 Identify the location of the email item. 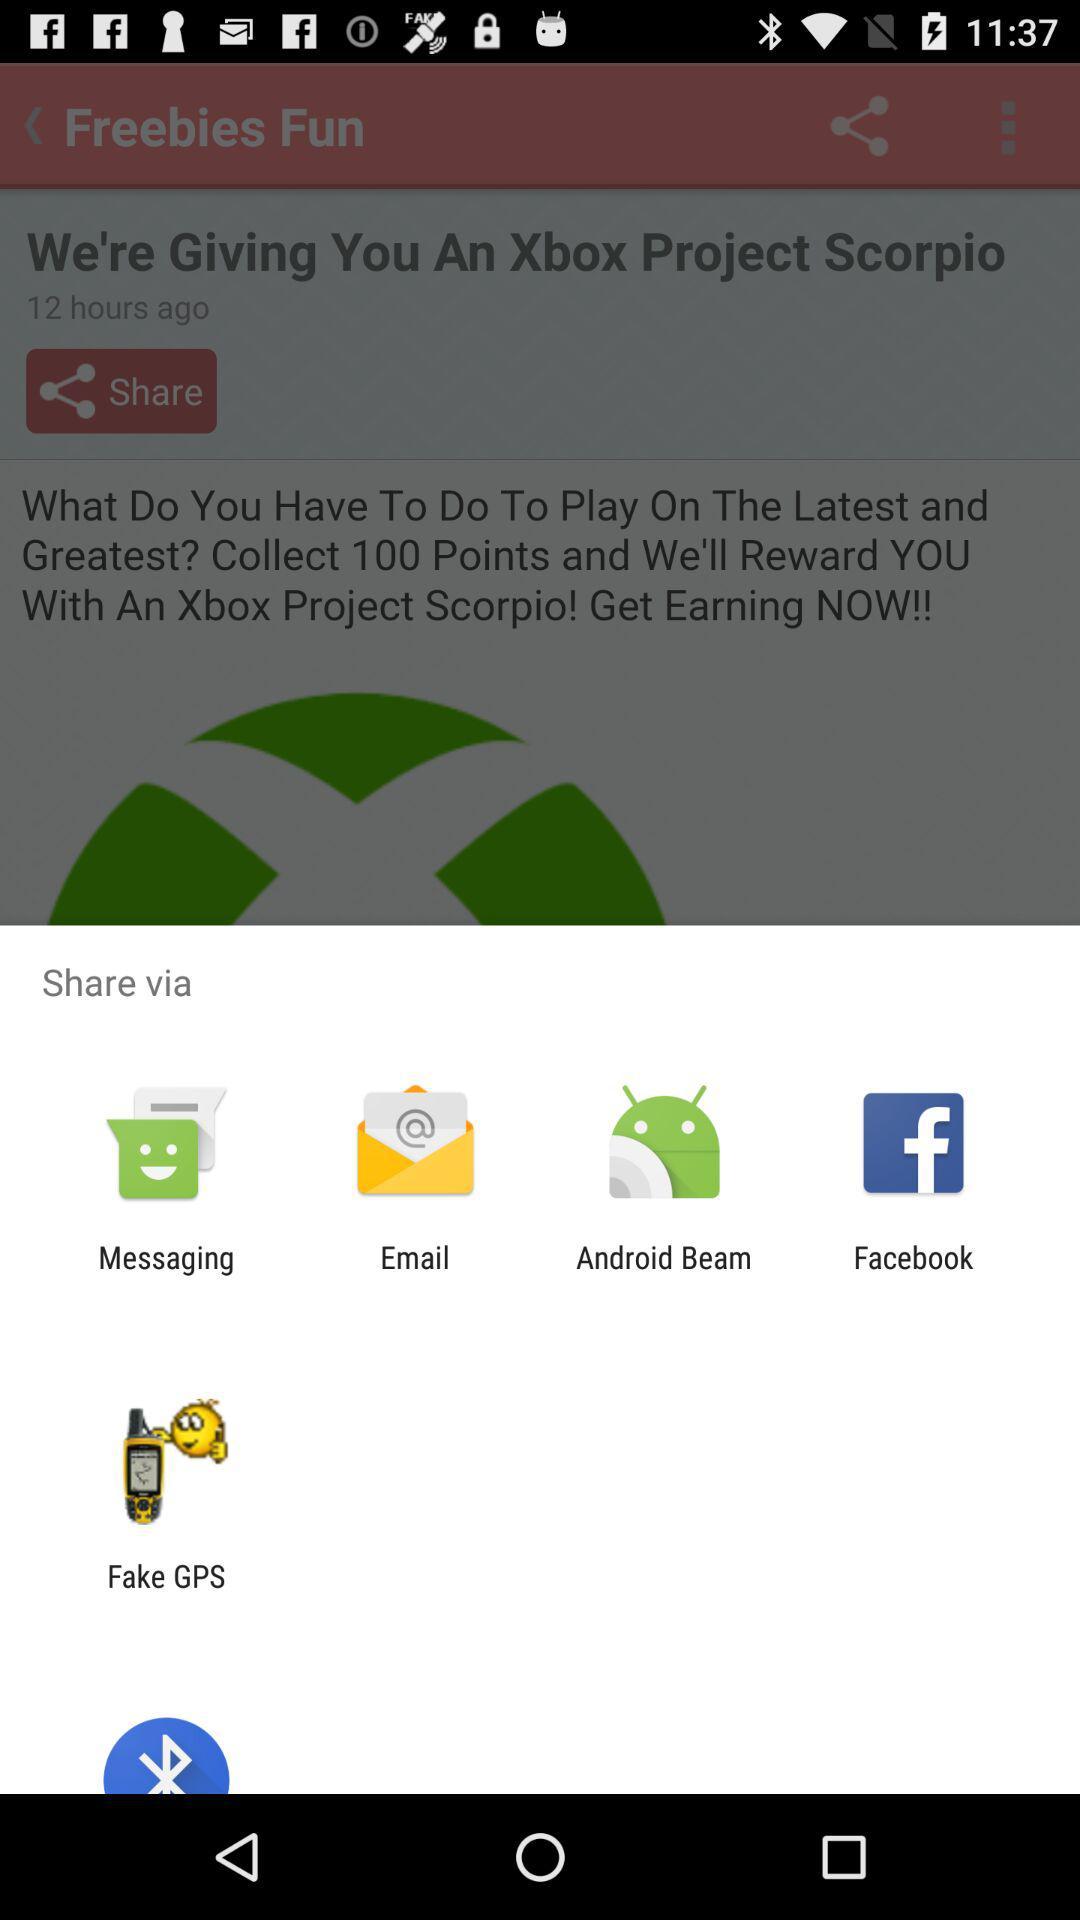
(414, 1274).